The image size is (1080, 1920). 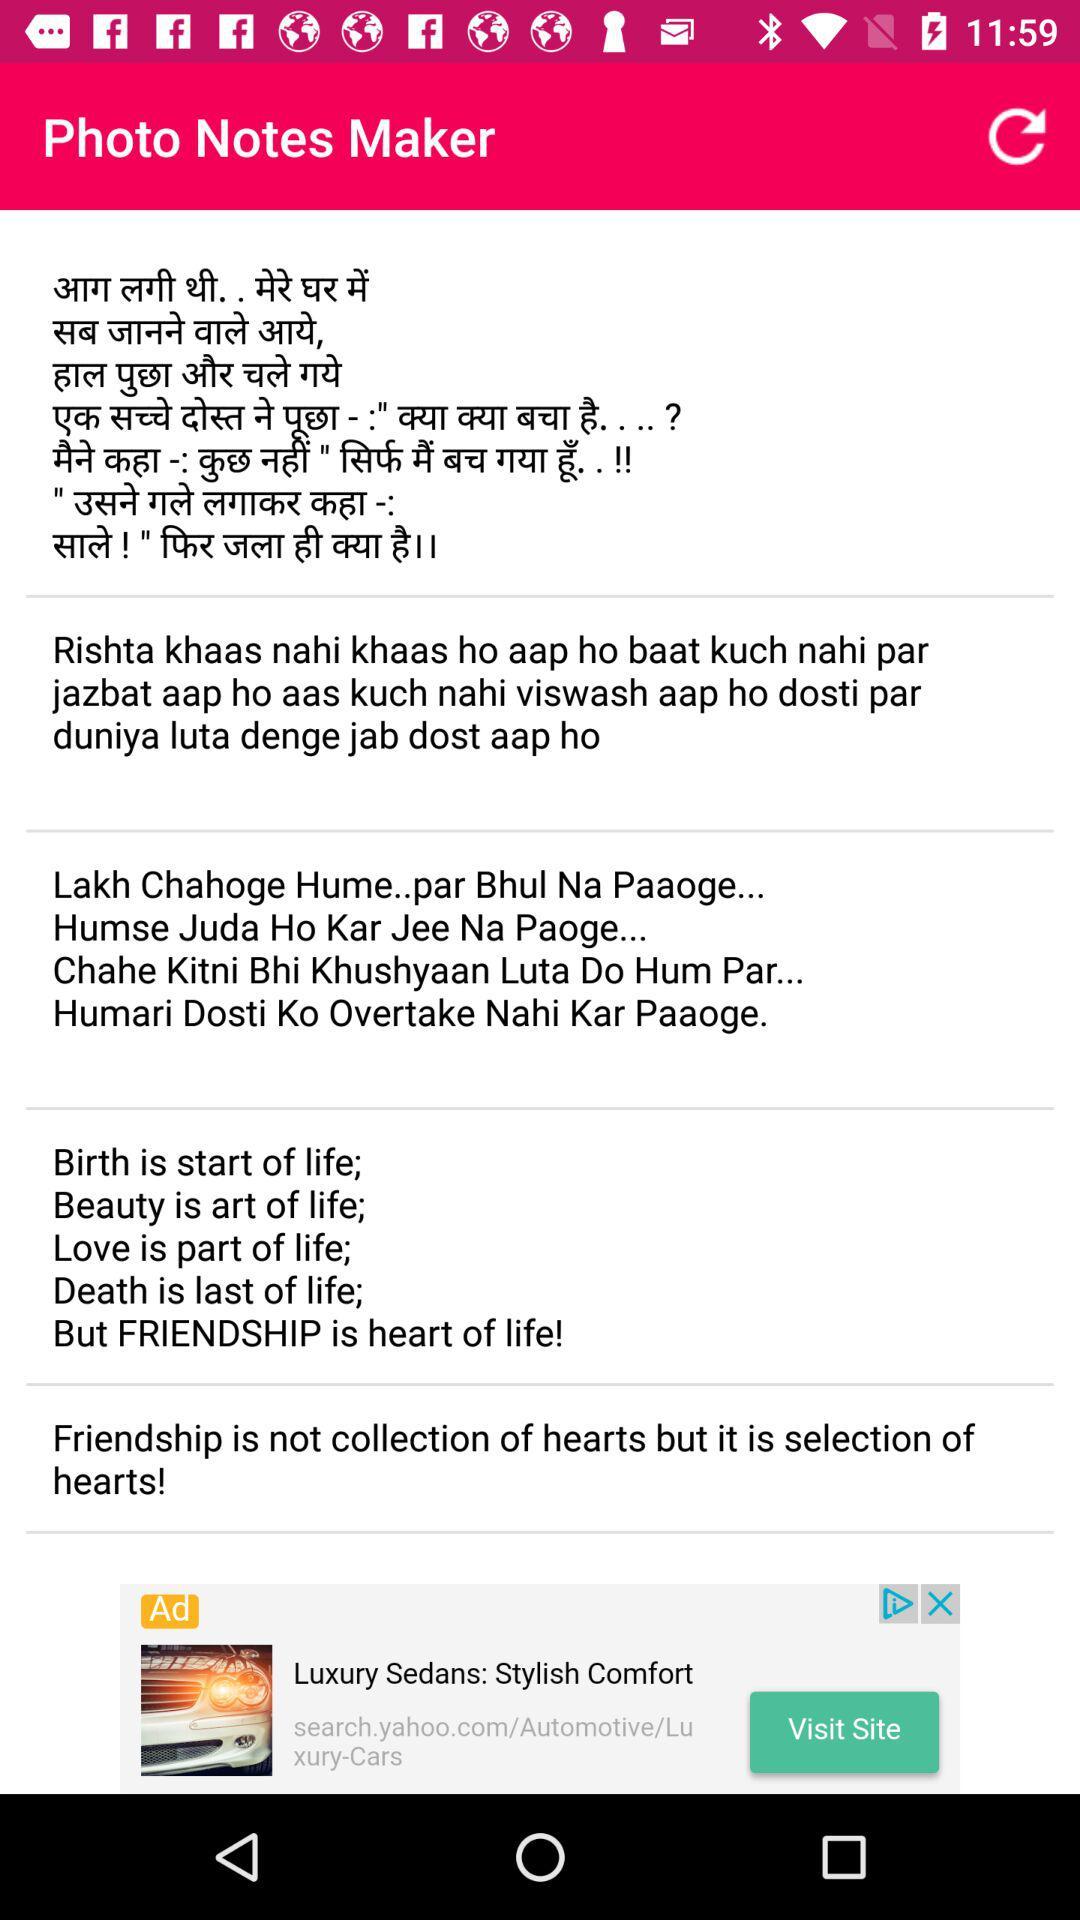 I want to click on reload option, so click(x=1017, y=135).